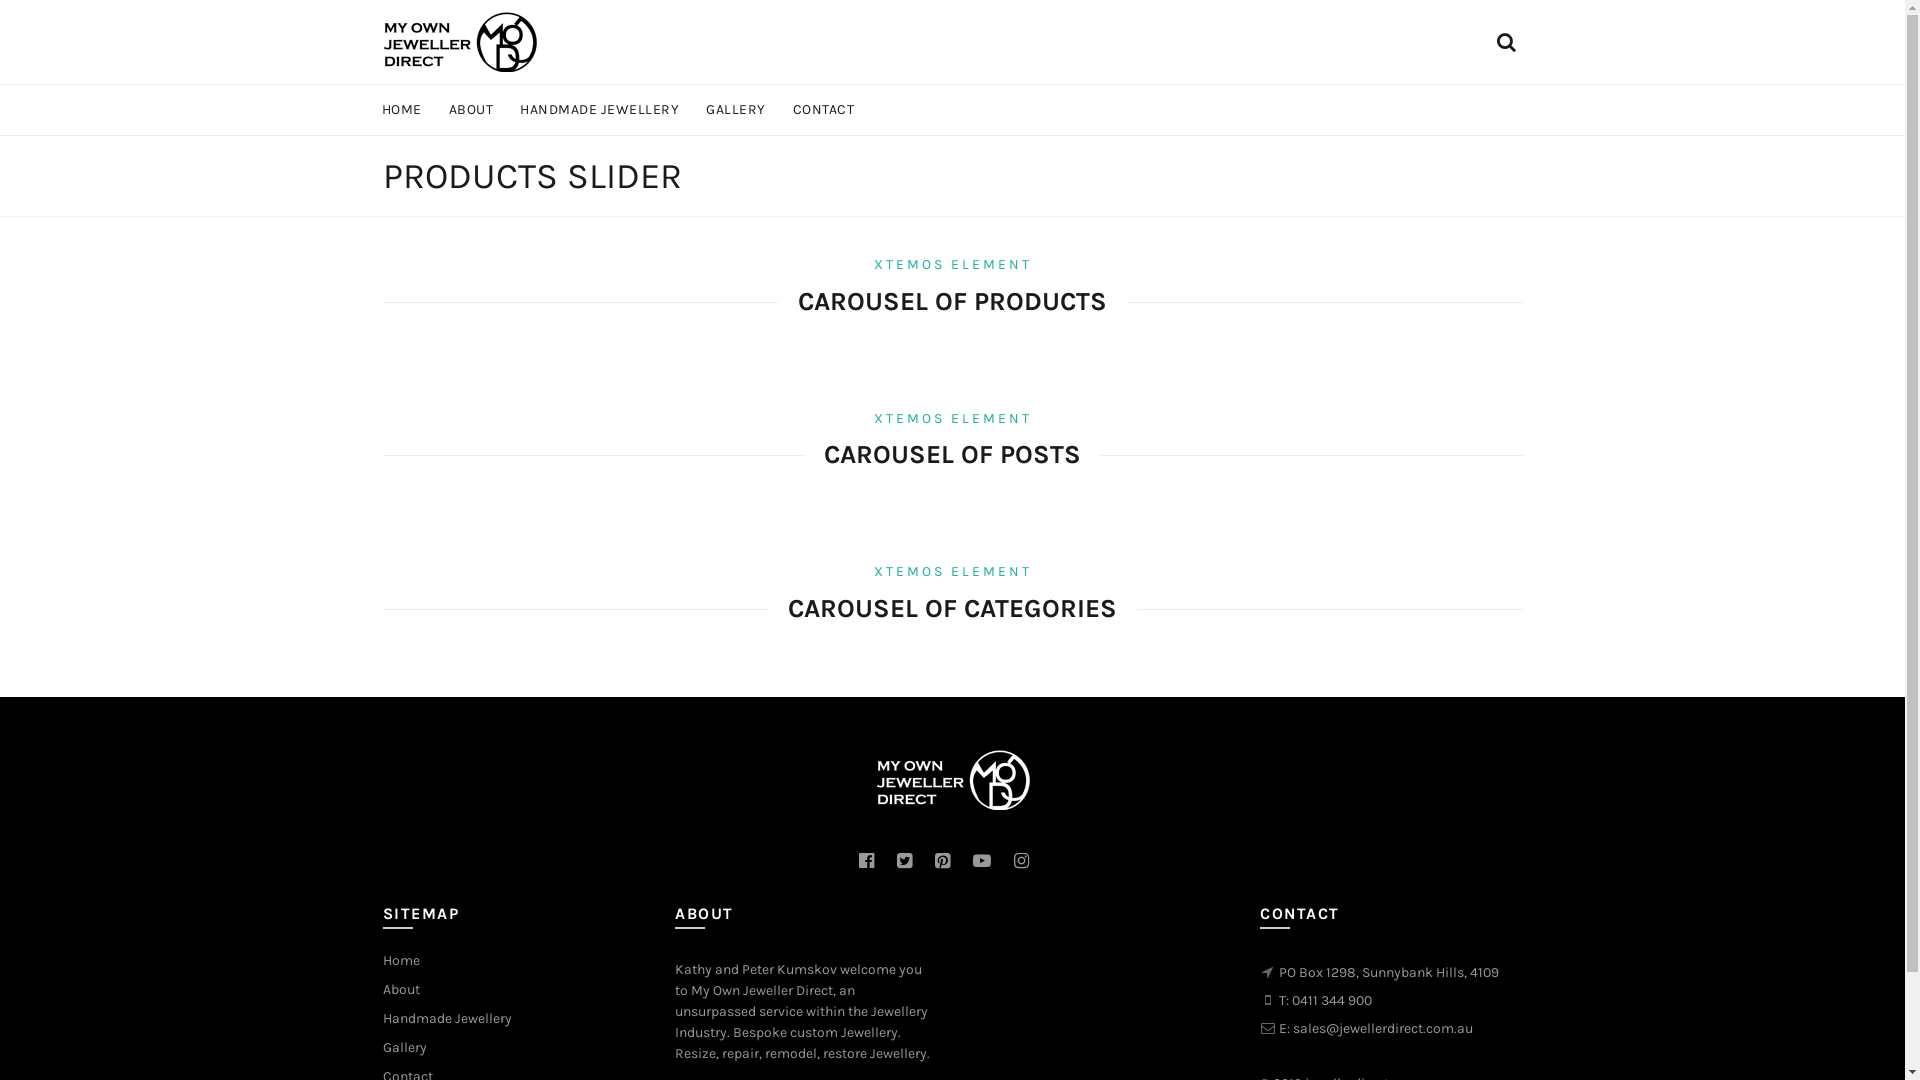  What do you see at coordinates (400, 988) in the screenshot?
I see `'About'` at bounding box center [400, 988].